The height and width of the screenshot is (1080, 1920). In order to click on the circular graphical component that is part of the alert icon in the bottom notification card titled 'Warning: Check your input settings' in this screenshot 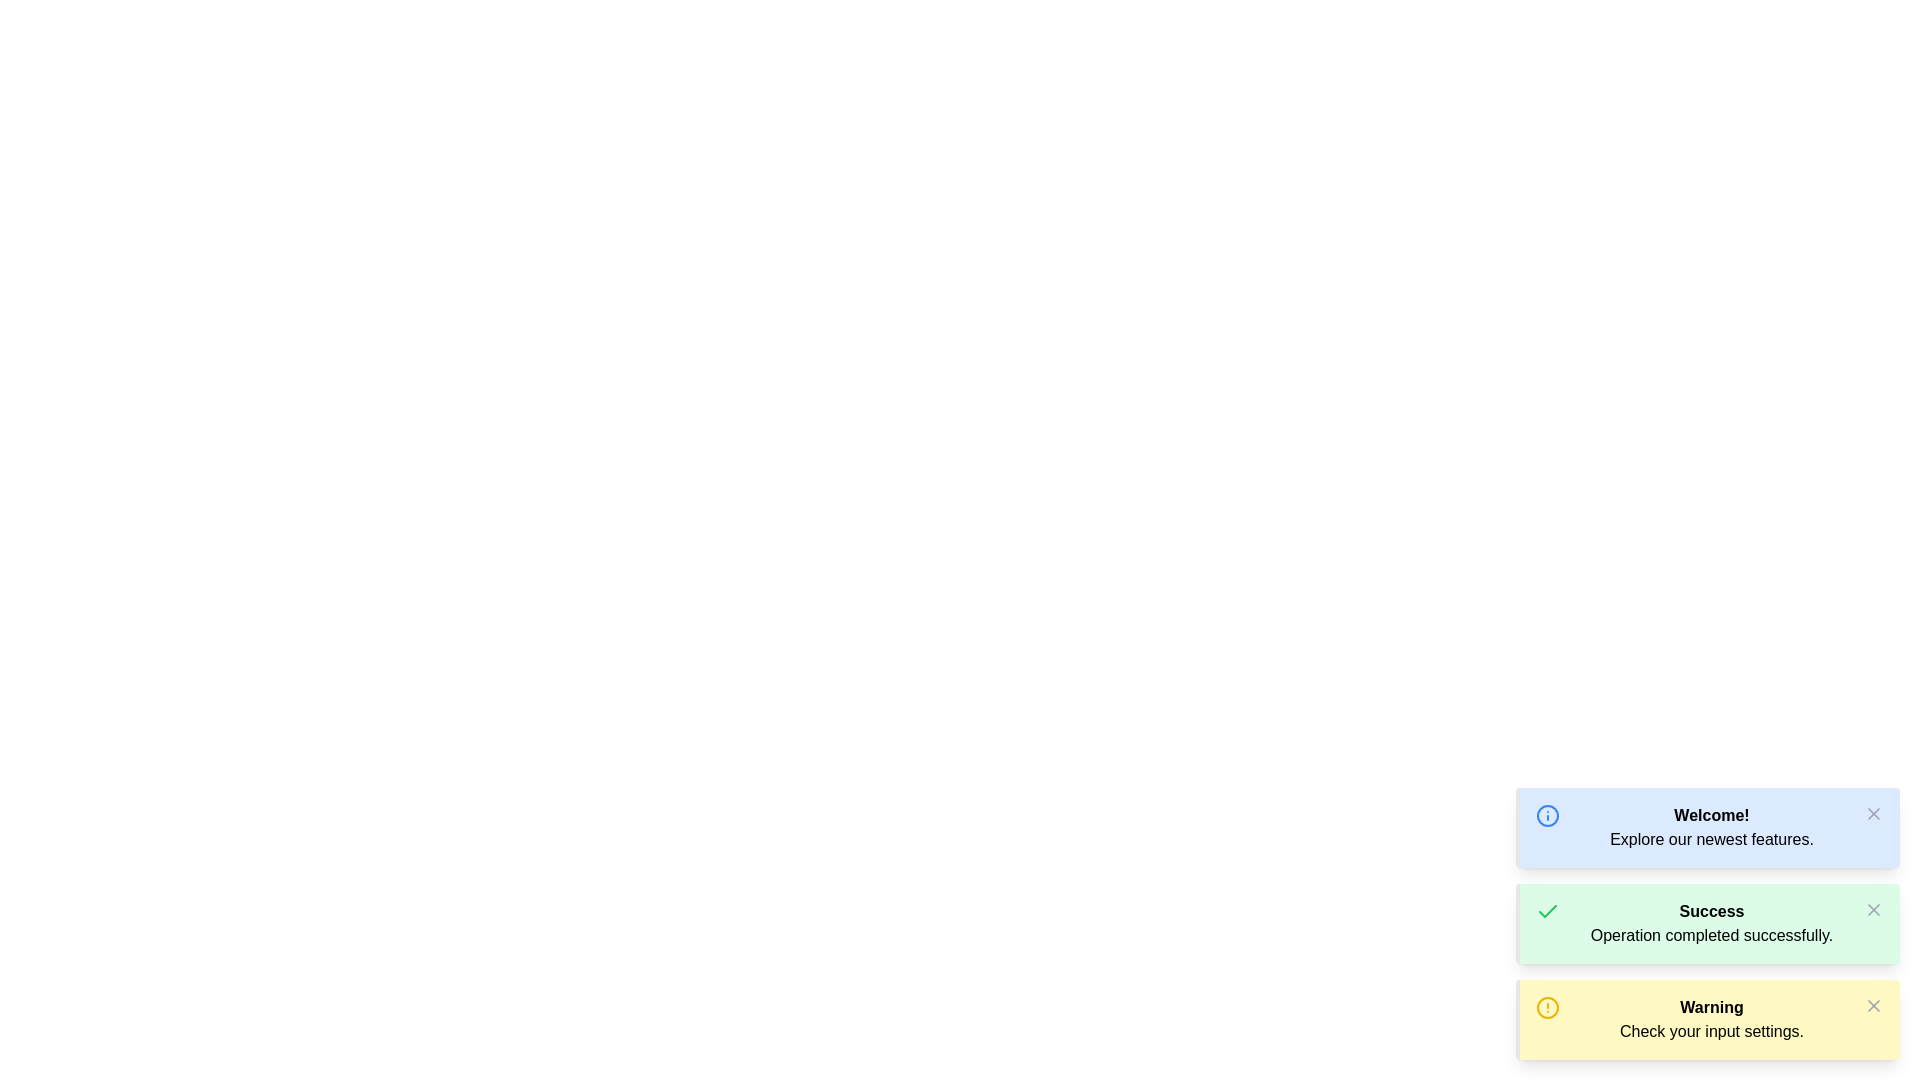, I will do `click(1547, 1007)`.